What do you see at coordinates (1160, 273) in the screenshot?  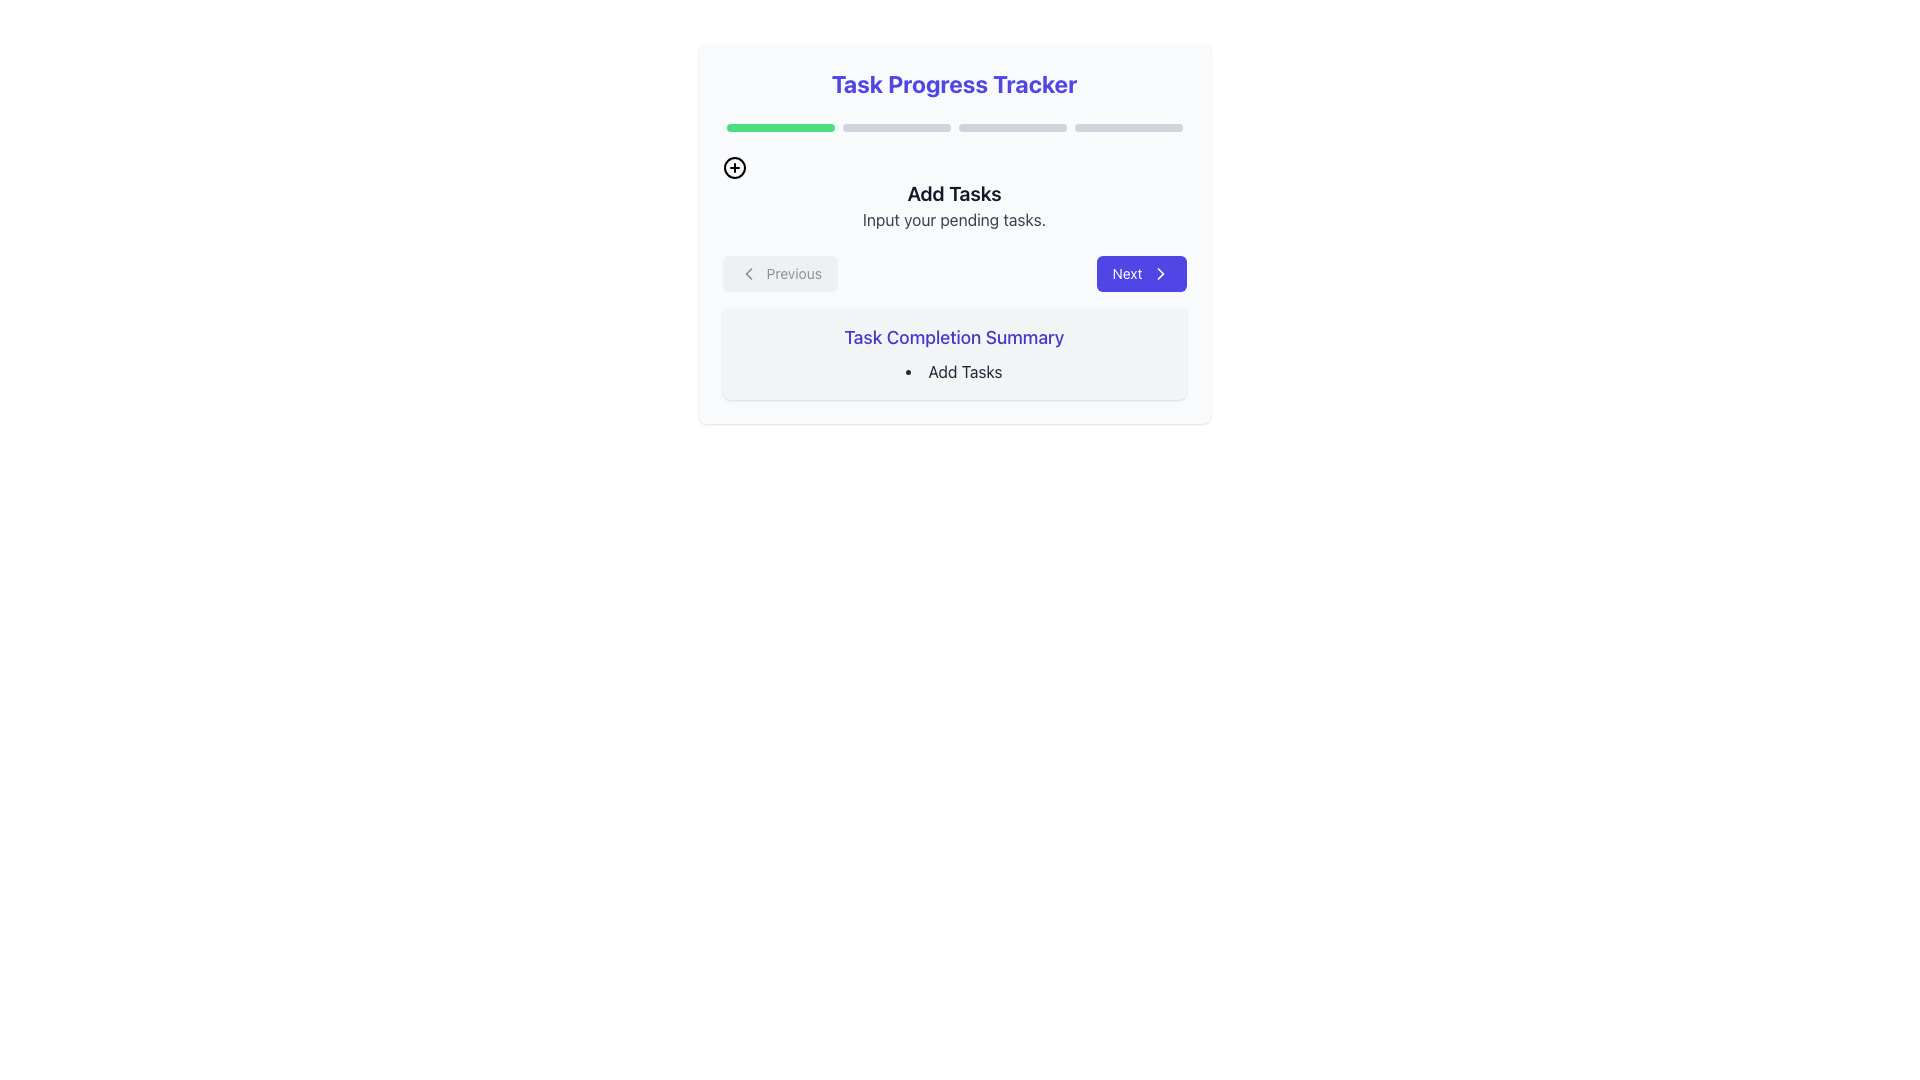 I see `the direction indicated by the chevron arrow icon inside the blue 'Next' button, which points to the right` at bounding box center [1160, 273].